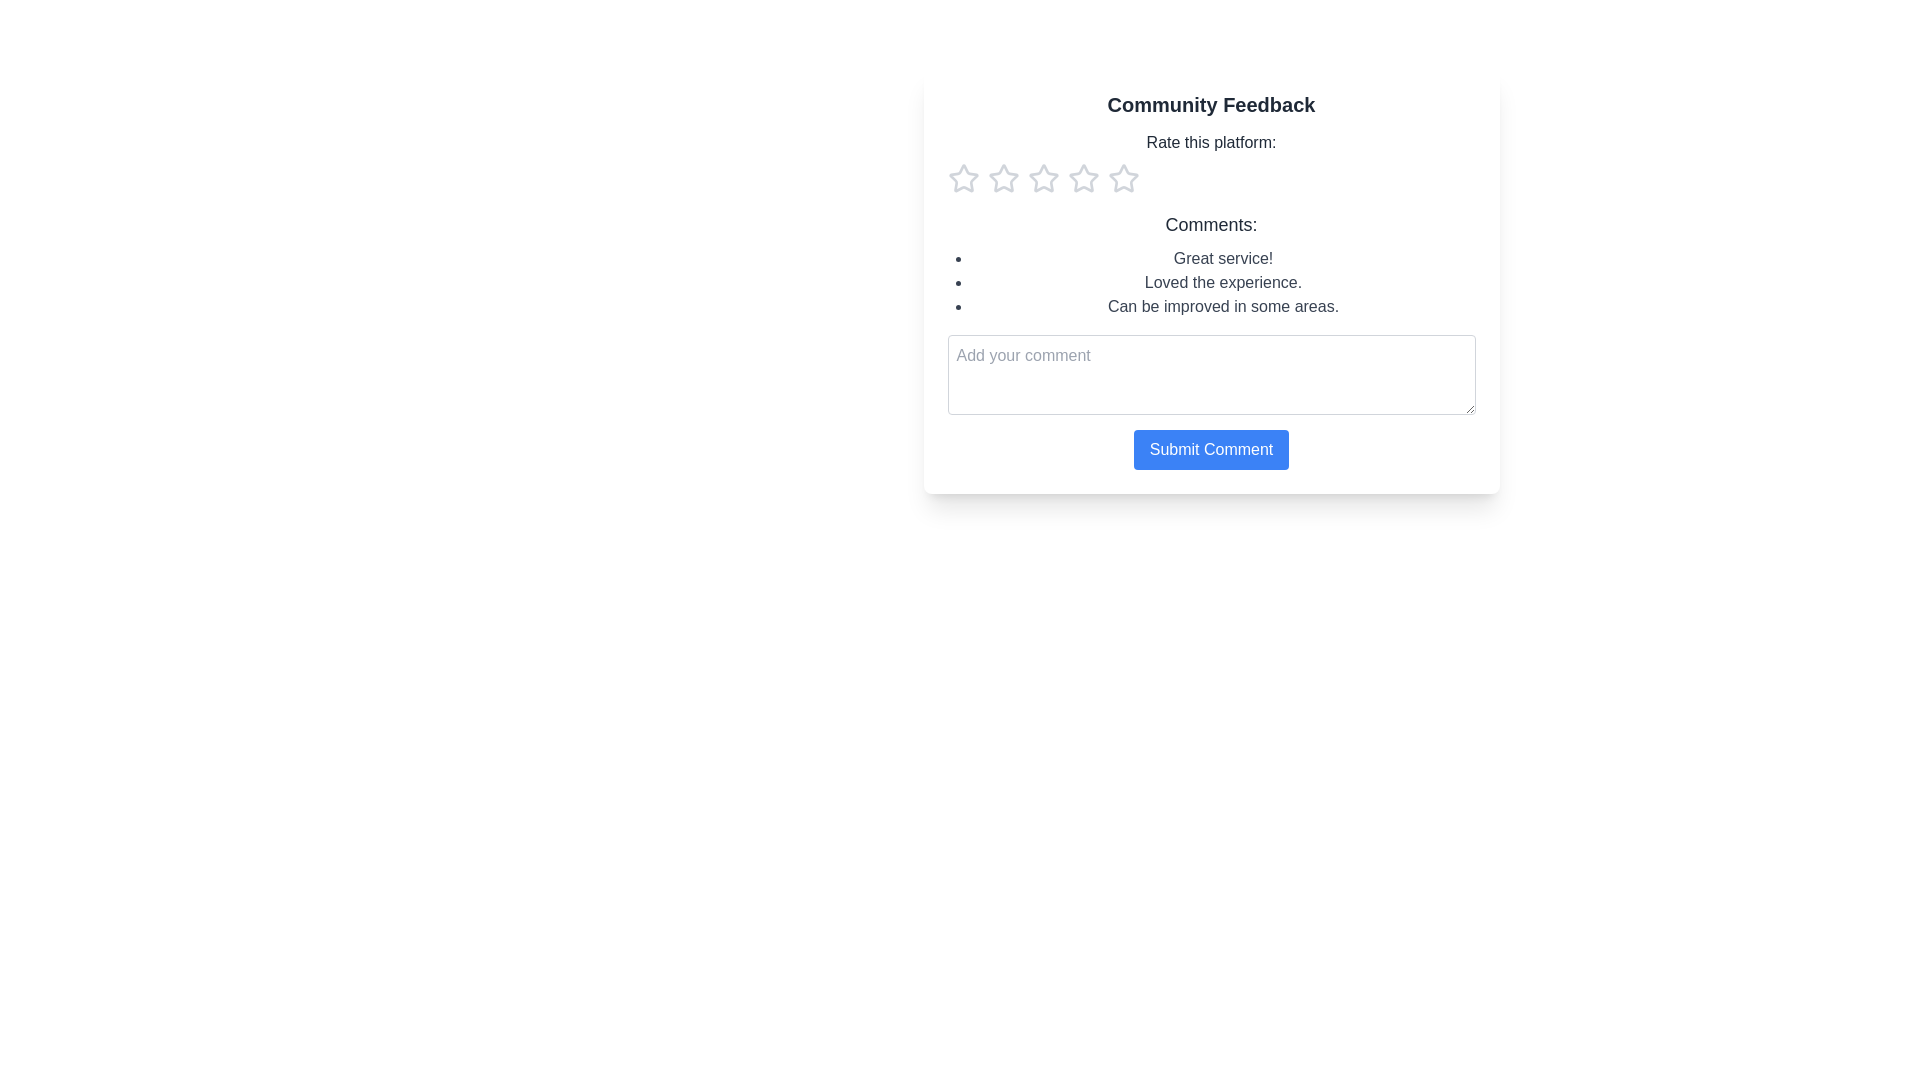 Image resolution: width=1920 pixels, height=1080 pixels. Describe the element at coordinates (1222, 307) in the screenshot. I see `the third text label in the comment list that contains user feedback, located under the heading 'Comments', positioned between 'Great service!' and 'Loved the experience.'` at that location.